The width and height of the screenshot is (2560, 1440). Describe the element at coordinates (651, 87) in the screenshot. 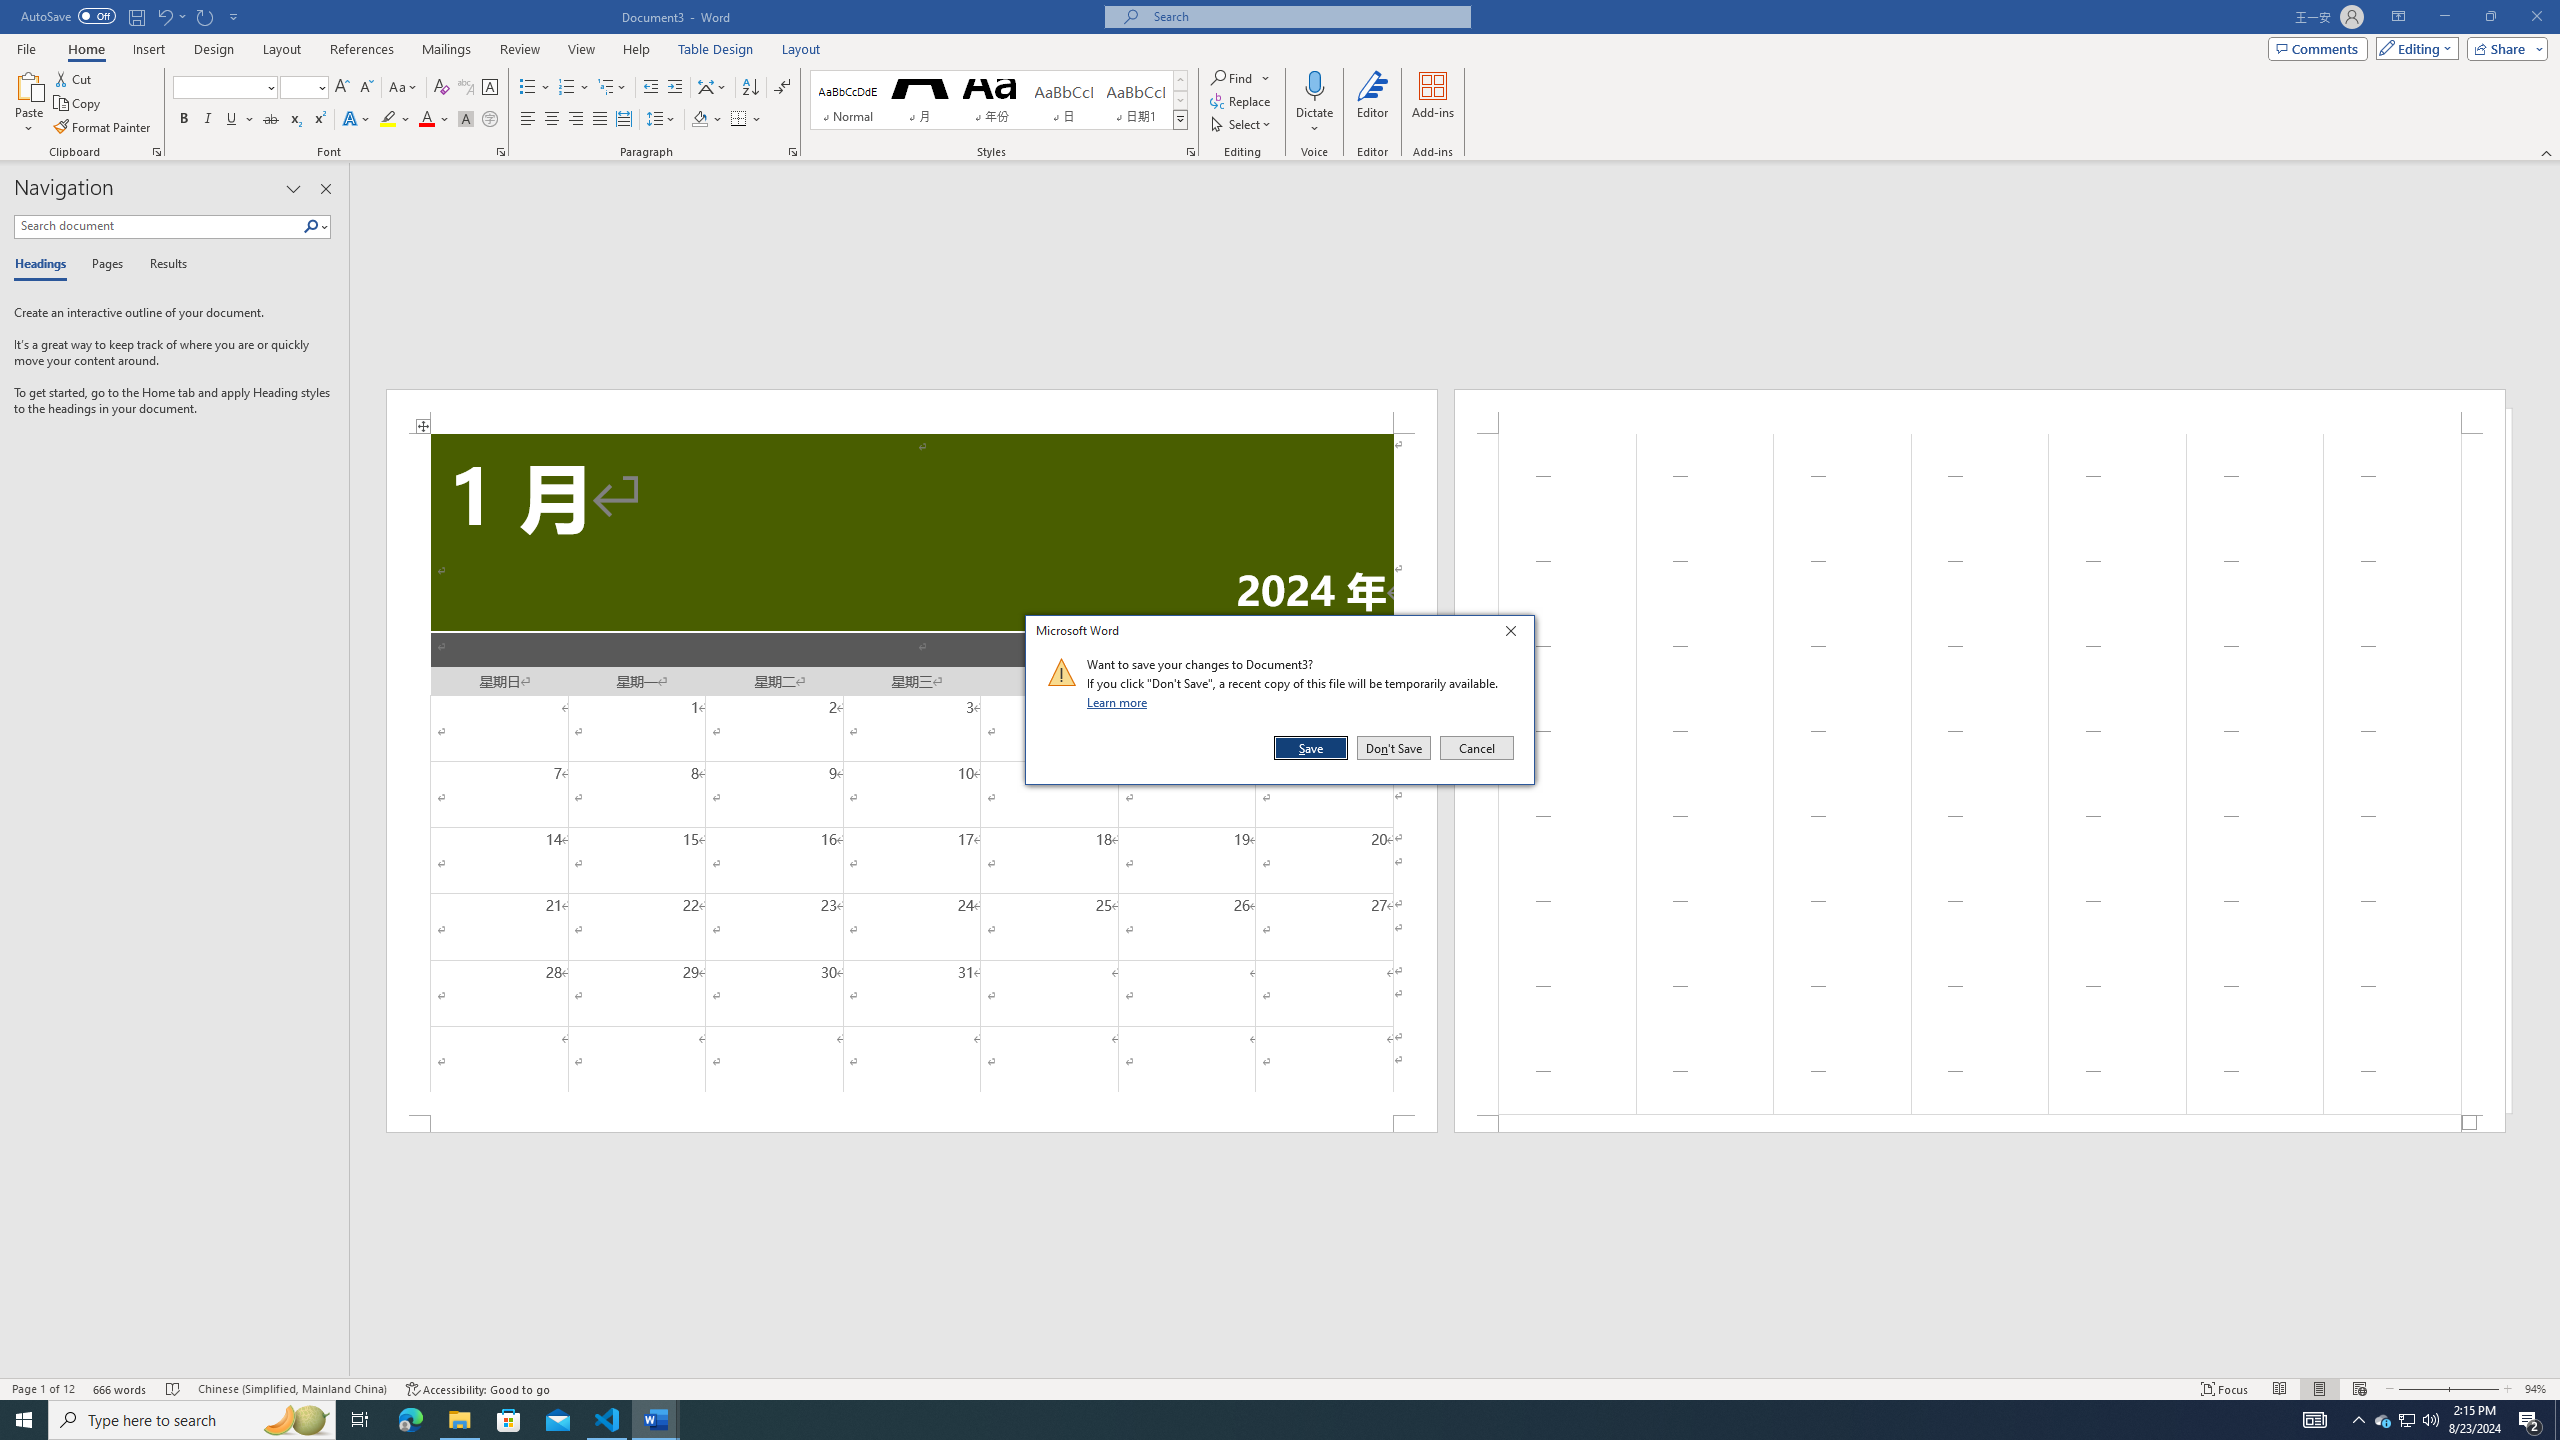

I see `'Decrease Indent'` at that location.